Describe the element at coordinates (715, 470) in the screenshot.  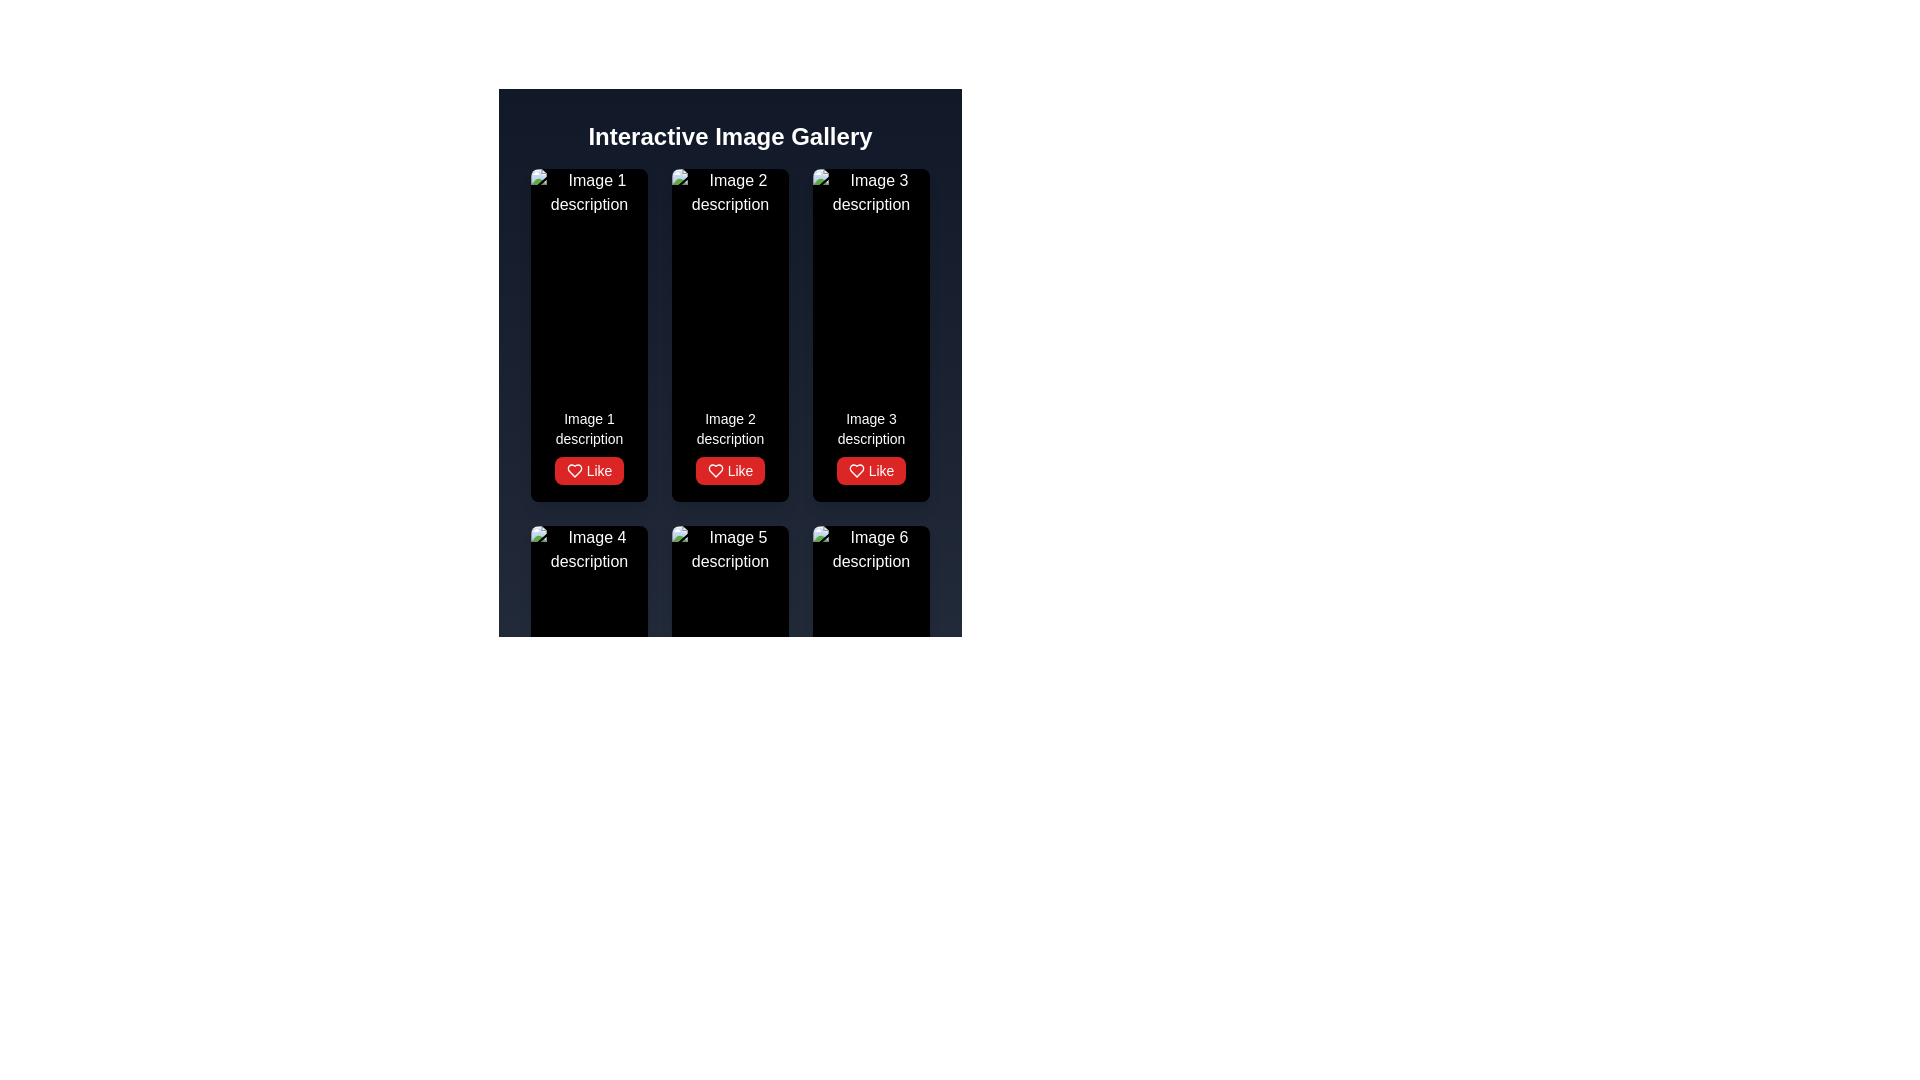
I see `the heart-shaped icon rendered in solid red color within the 'Like' button in the second column of the first row` at that location.